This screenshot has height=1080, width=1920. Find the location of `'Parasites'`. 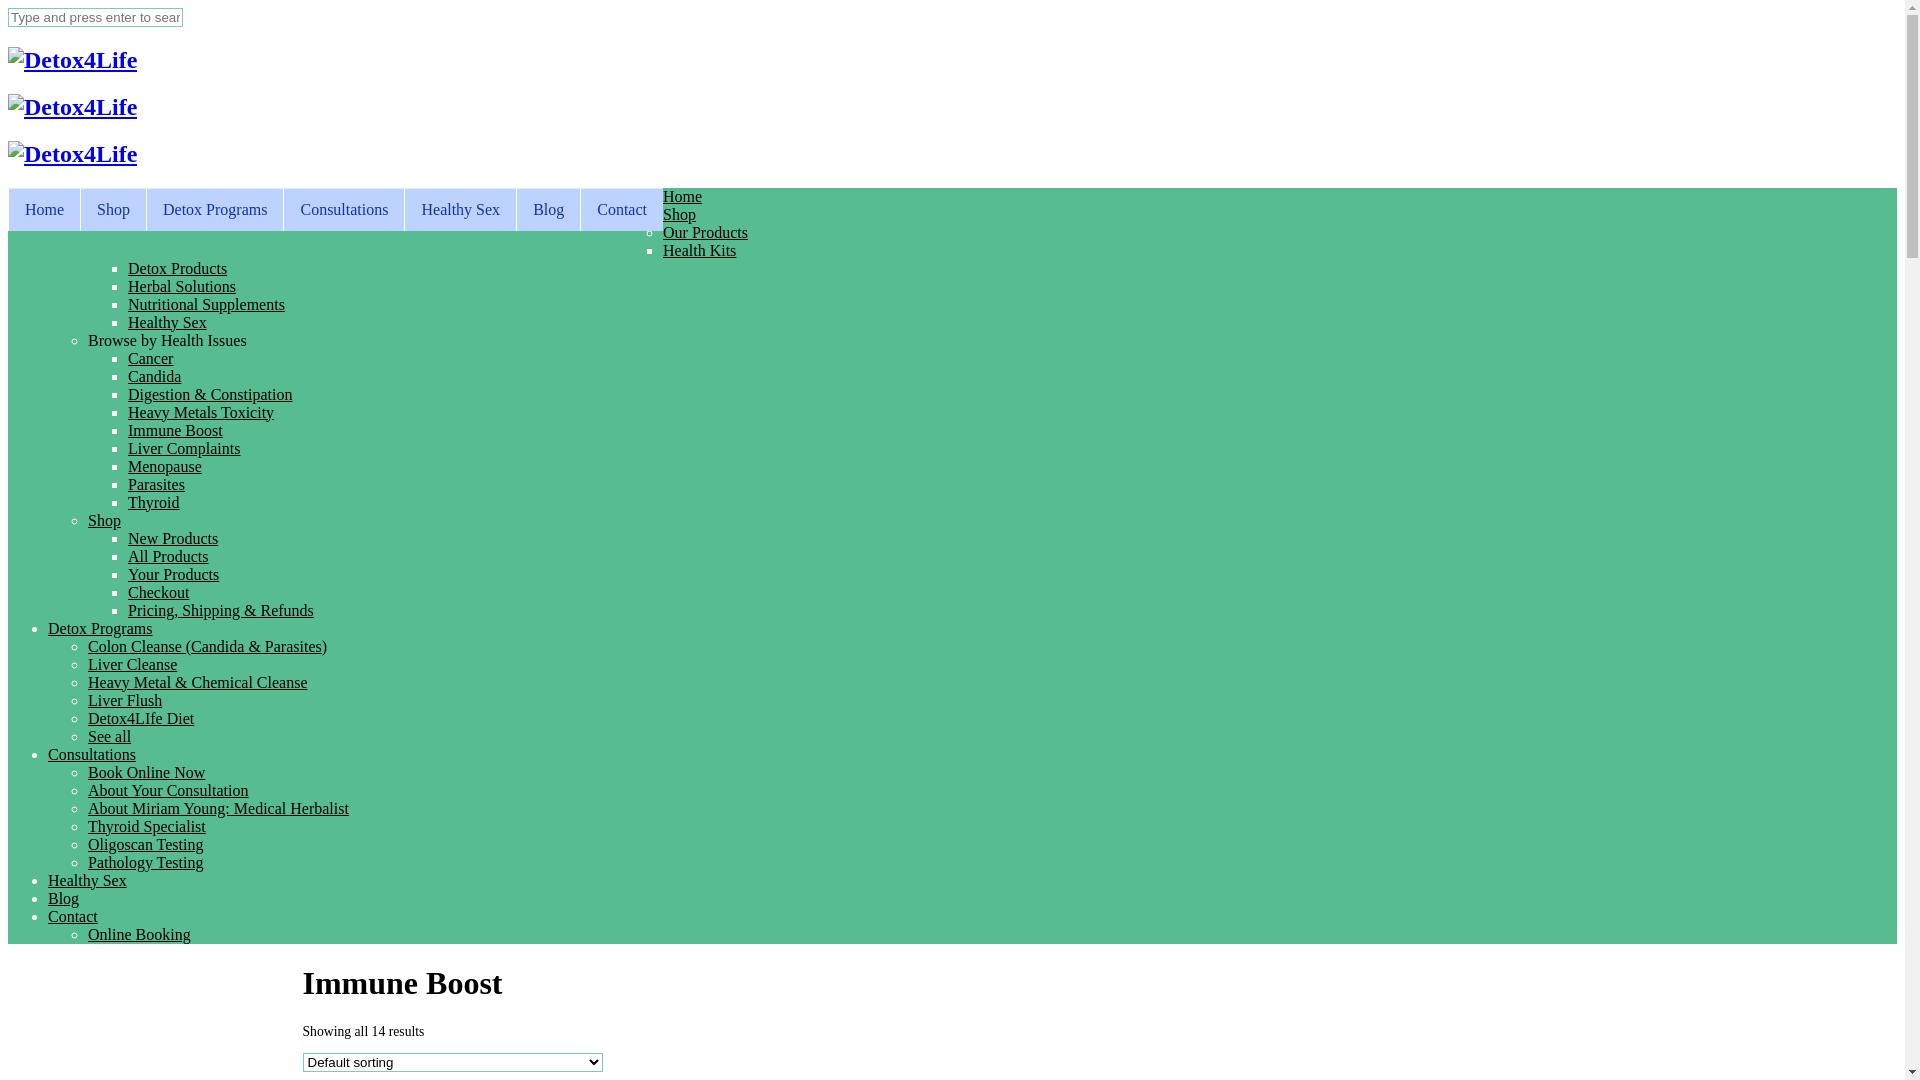

'Parasites' is located at coordinates (127, 484).